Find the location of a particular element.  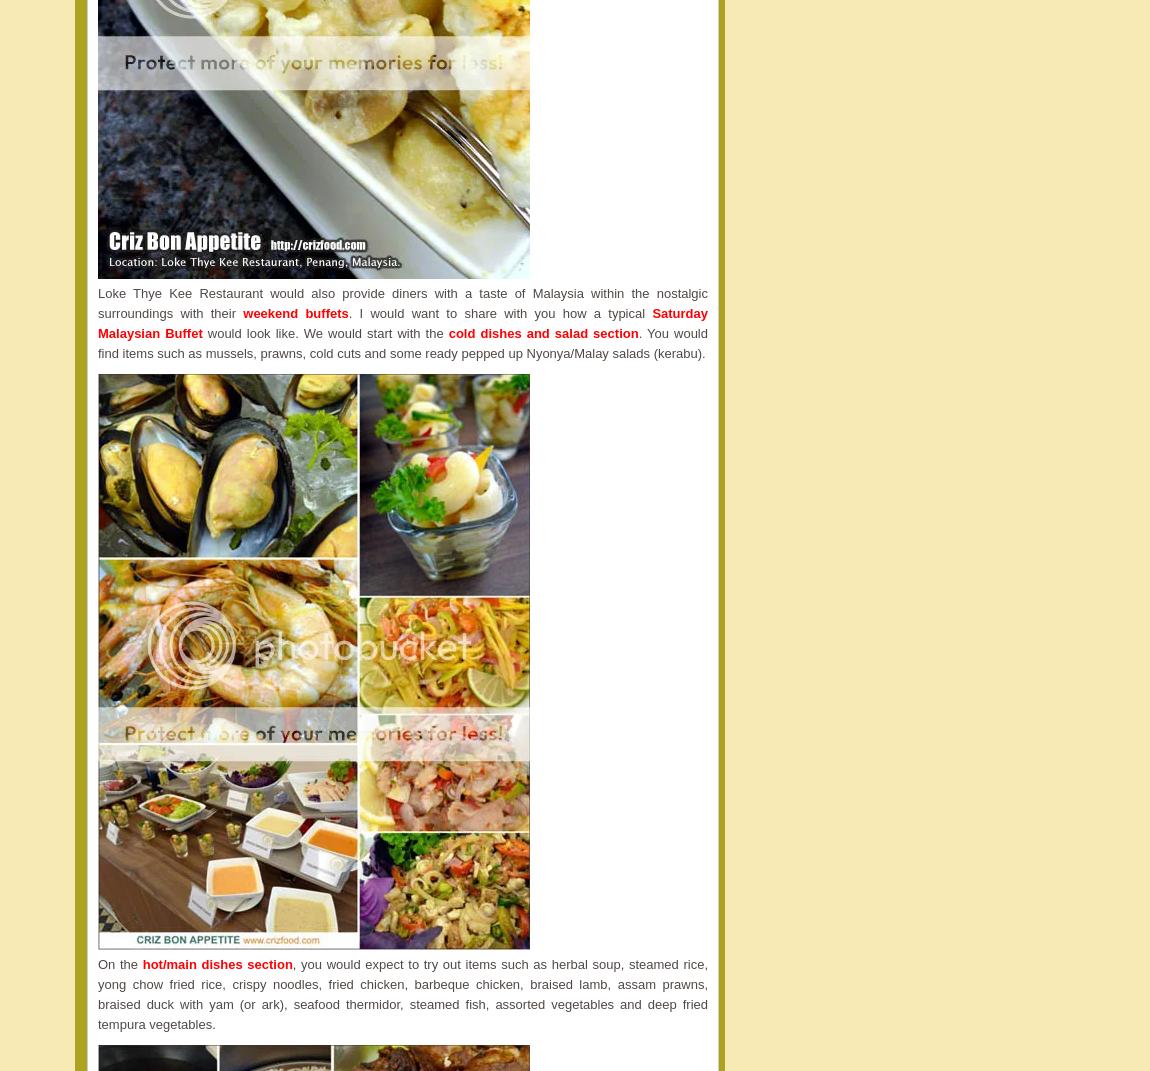

'On the' is located at coordinates (116, 962).